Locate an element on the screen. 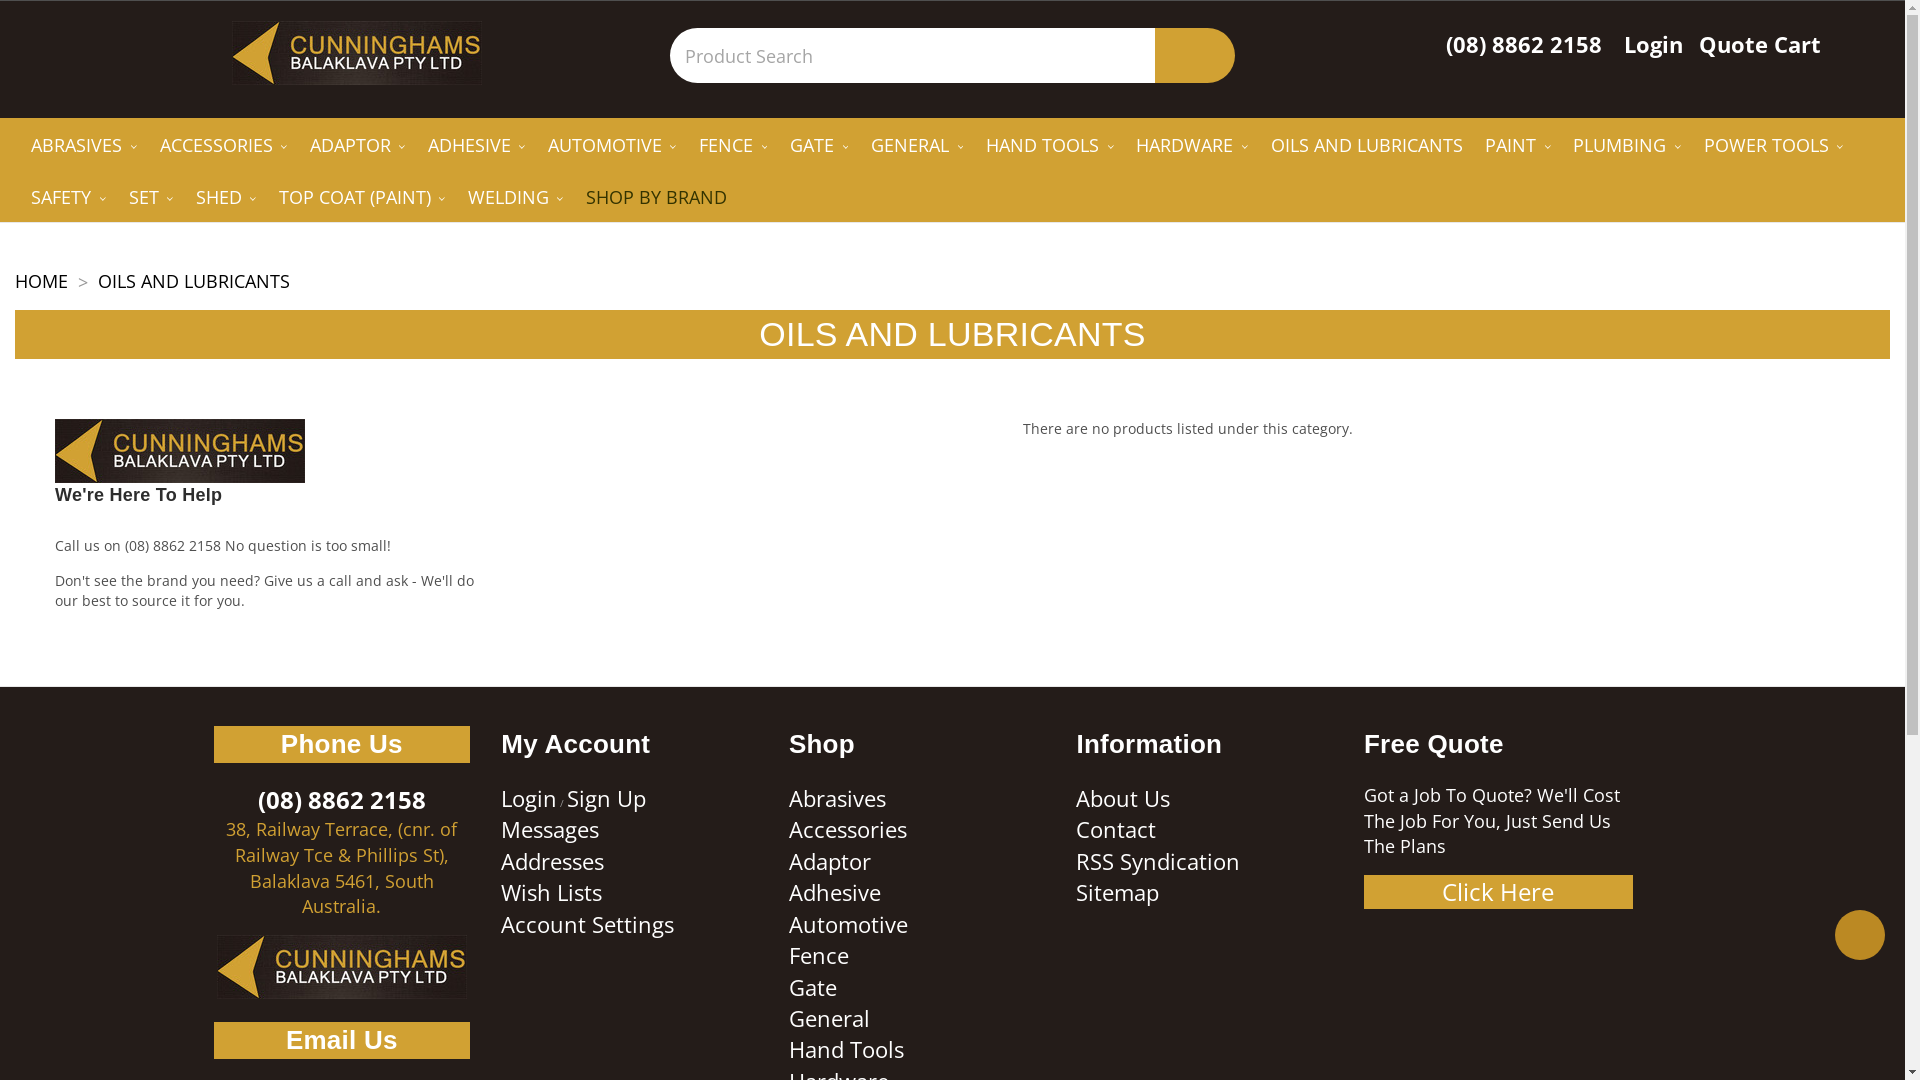 This screenshot has height=1080, width=1920. 'HARDWARE' is located at coordinates (1191, 146).